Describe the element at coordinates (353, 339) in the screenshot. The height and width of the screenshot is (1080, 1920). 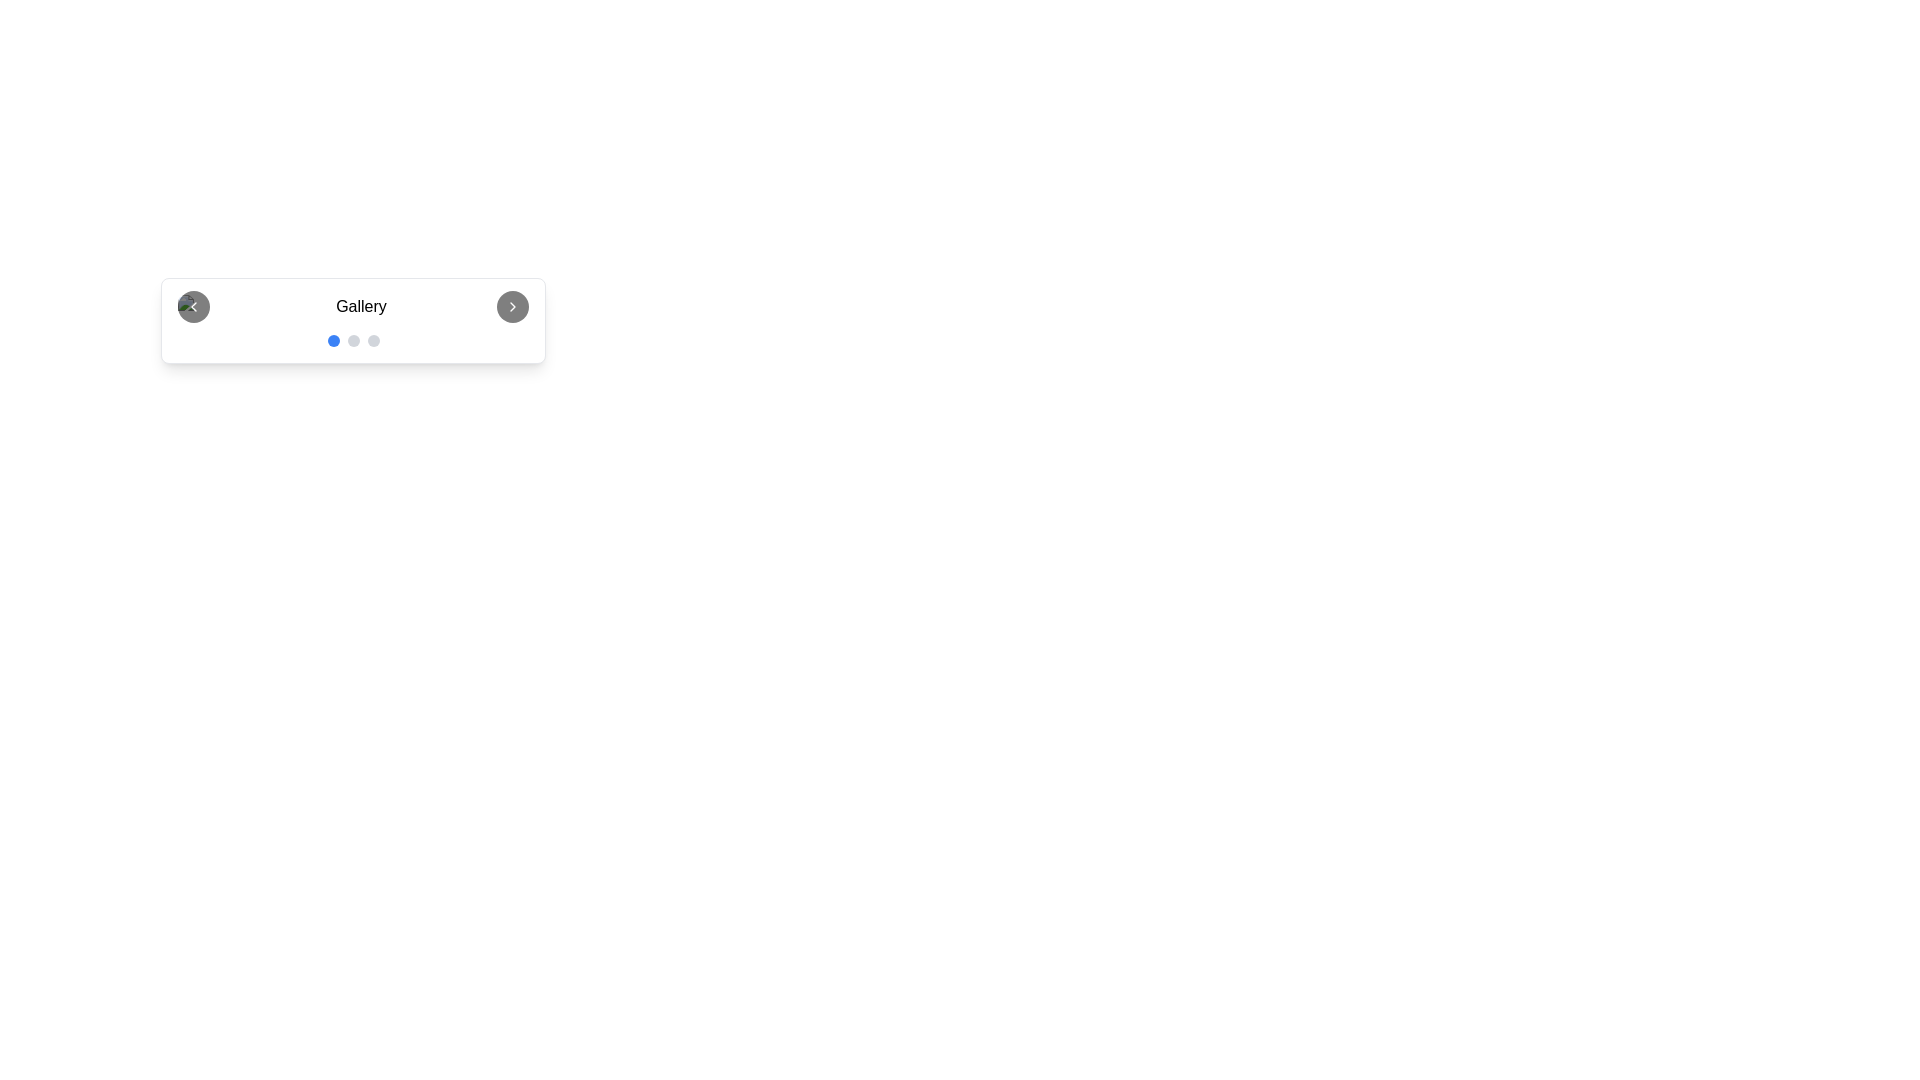
I see `the second circular progress indicator dot with a gray background located below the 'Gallery' title` at that location.